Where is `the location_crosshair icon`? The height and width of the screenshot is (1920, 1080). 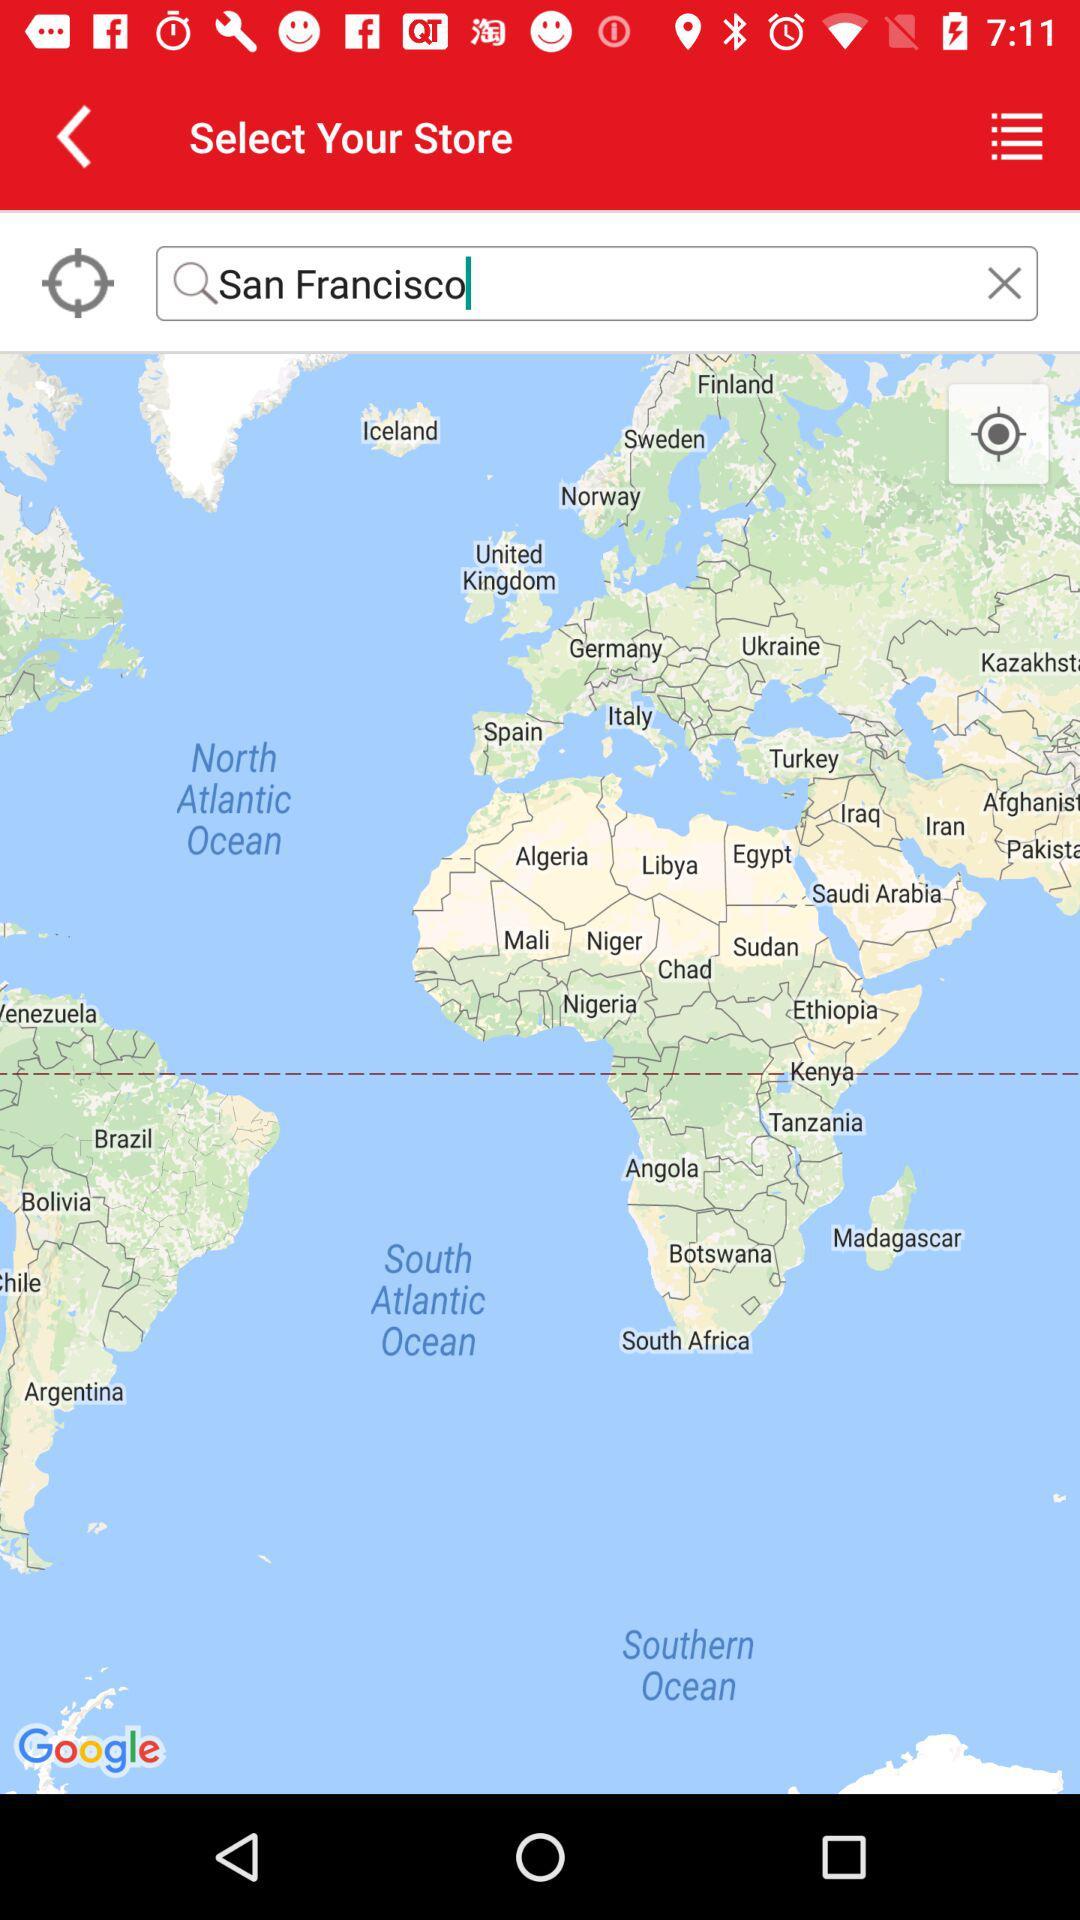
the location_crosshair icon is located at coordinates (76, 282).